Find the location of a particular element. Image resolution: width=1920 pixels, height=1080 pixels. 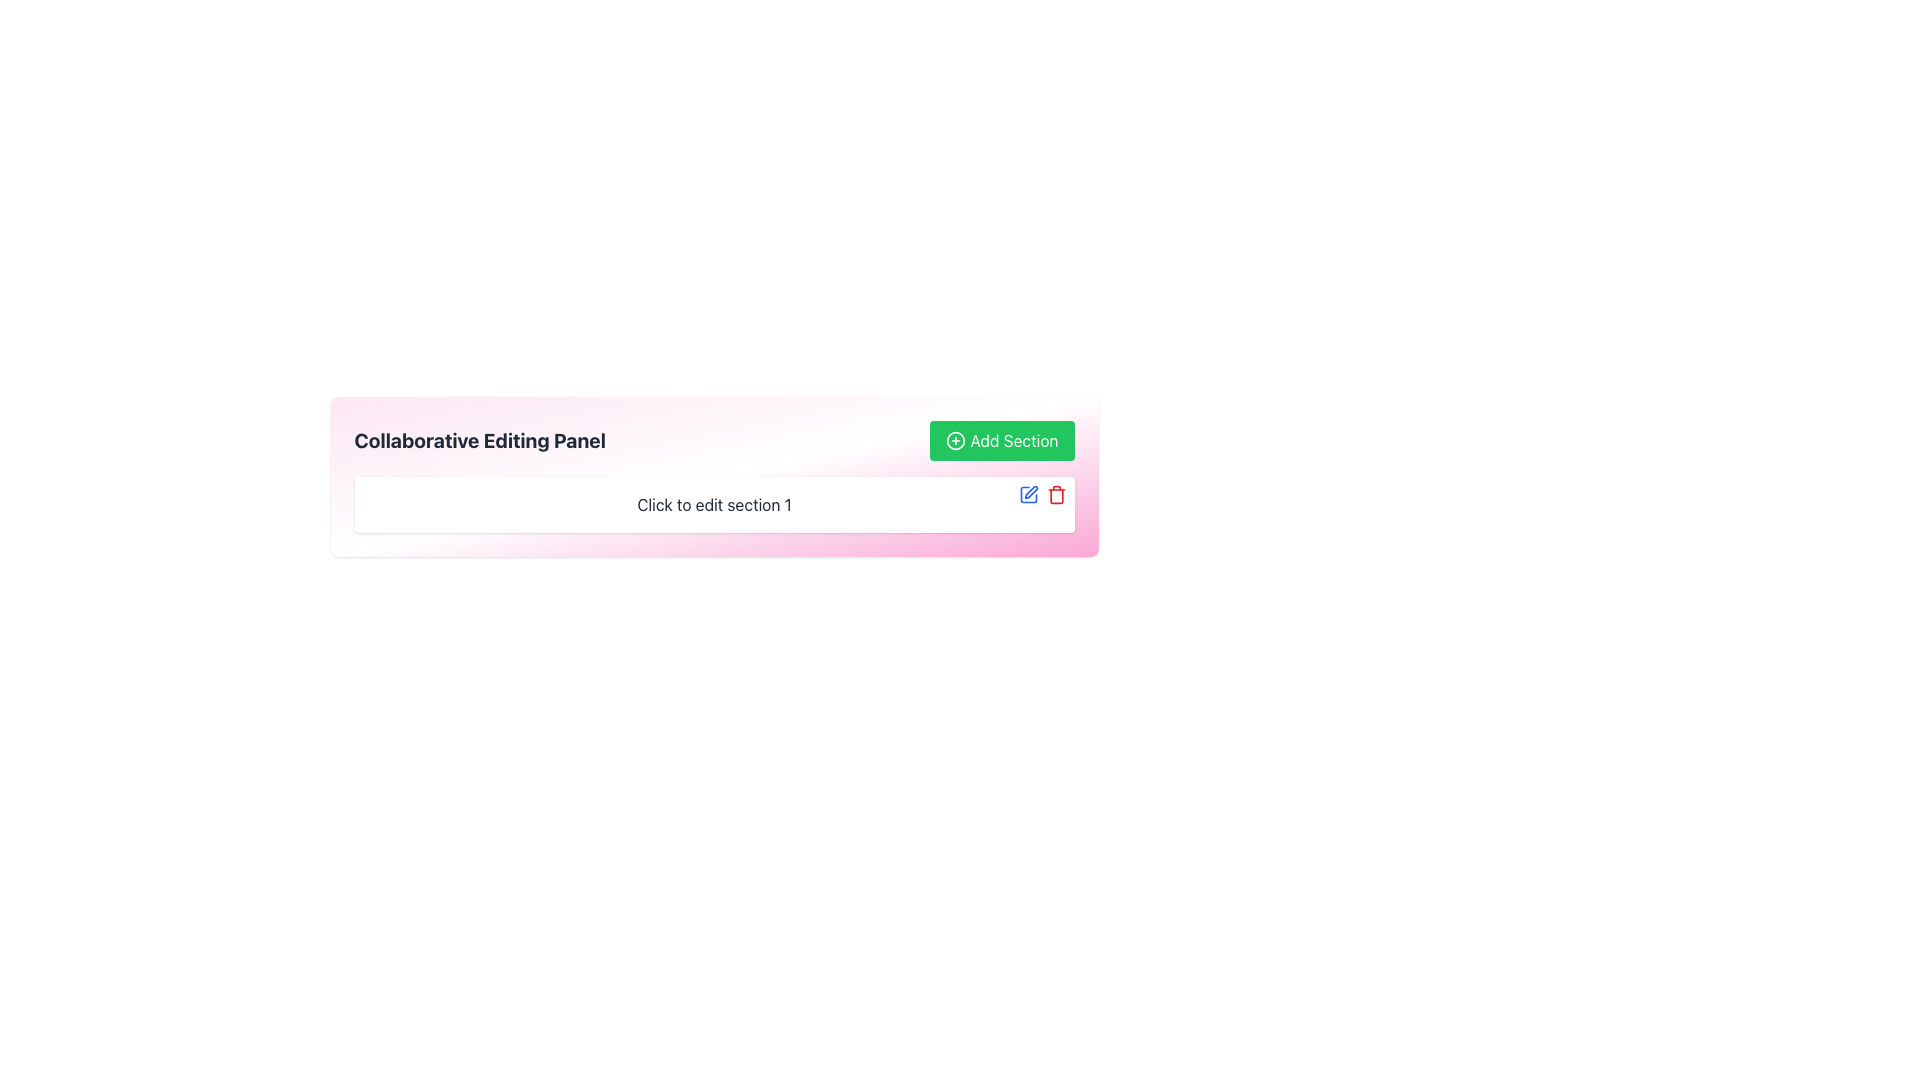

the trash icon with a red stroke color, located to the right of the blue pen icon is located at coordinates (1055, 494).